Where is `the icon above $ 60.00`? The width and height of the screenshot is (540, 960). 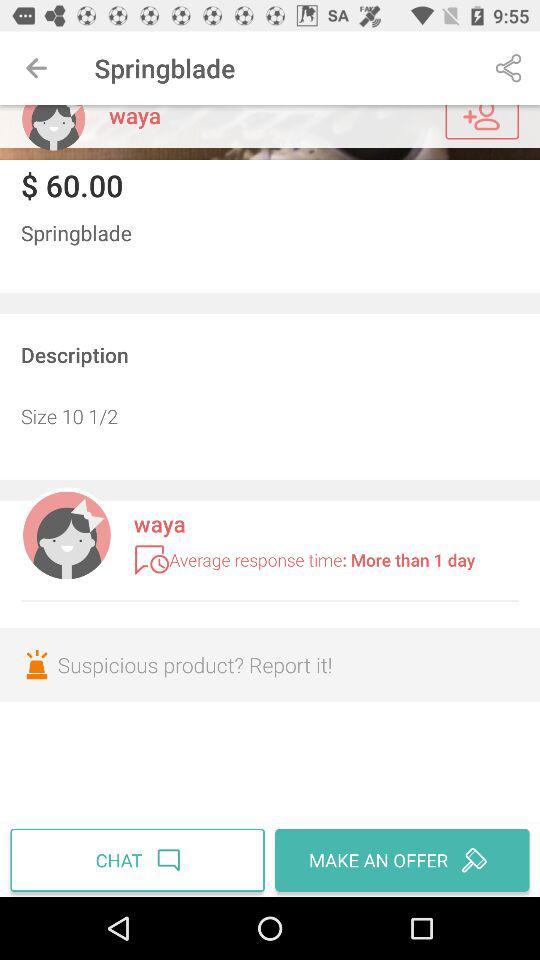
the icon above $ 60.00 is located at coordinates (270, 131).